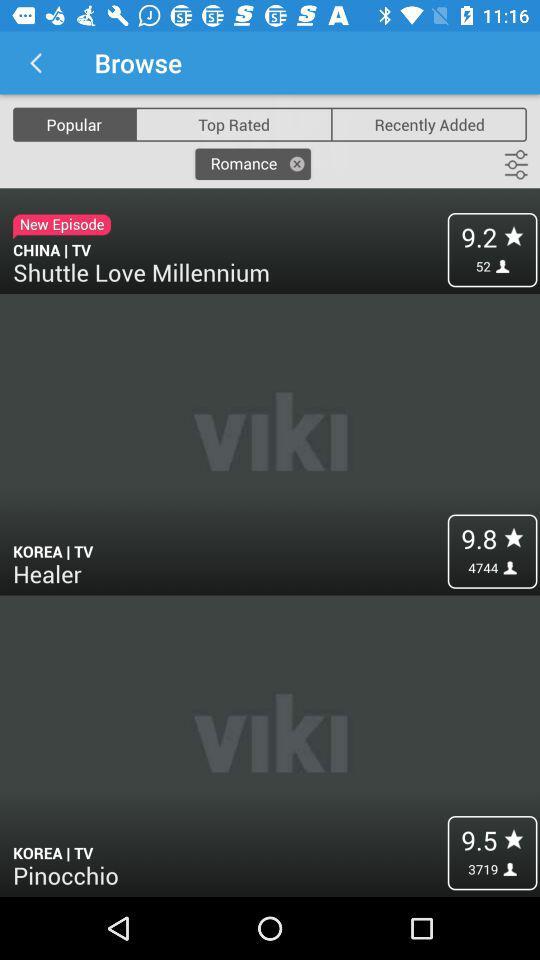  What do you see at coordinates (36, 62) in the screenshot?
I see `the app next to browse item` at bounding box center [36, 62].